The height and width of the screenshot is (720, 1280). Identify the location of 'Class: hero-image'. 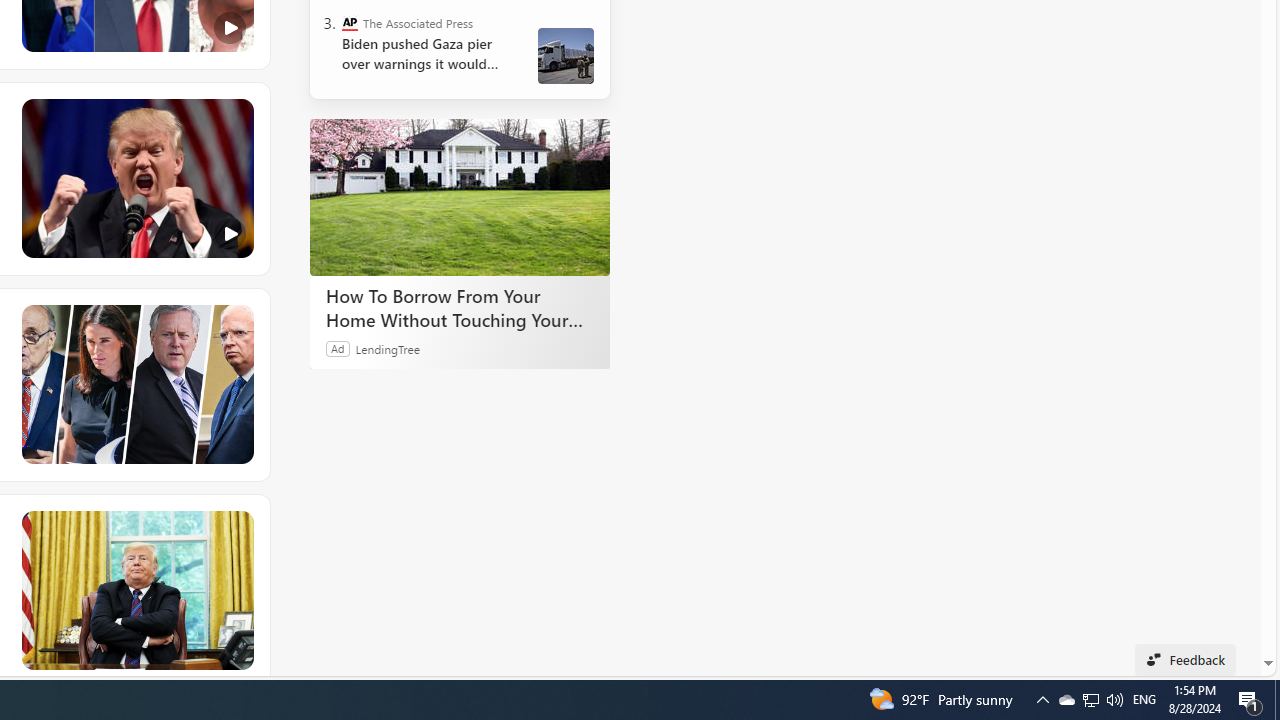
(135, 178).